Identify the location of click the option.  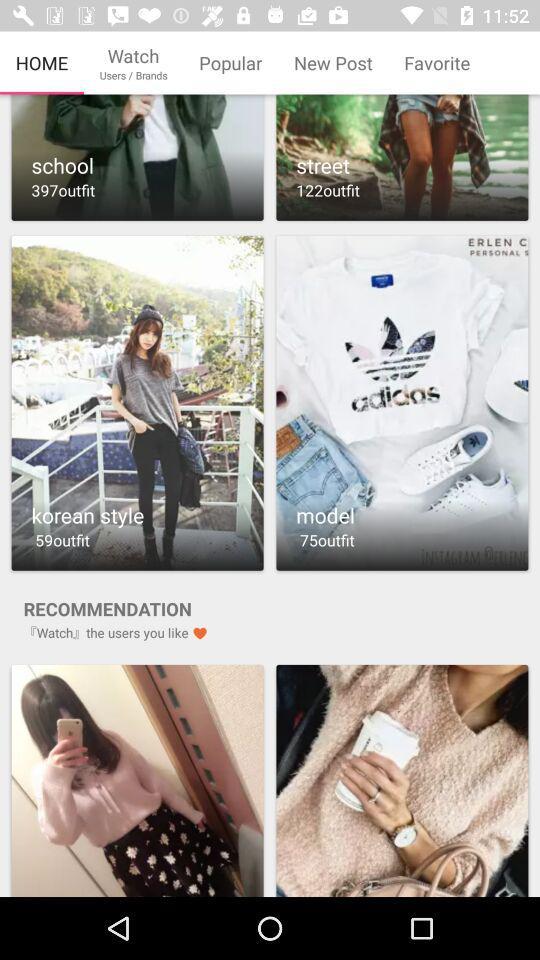
(402, 157).